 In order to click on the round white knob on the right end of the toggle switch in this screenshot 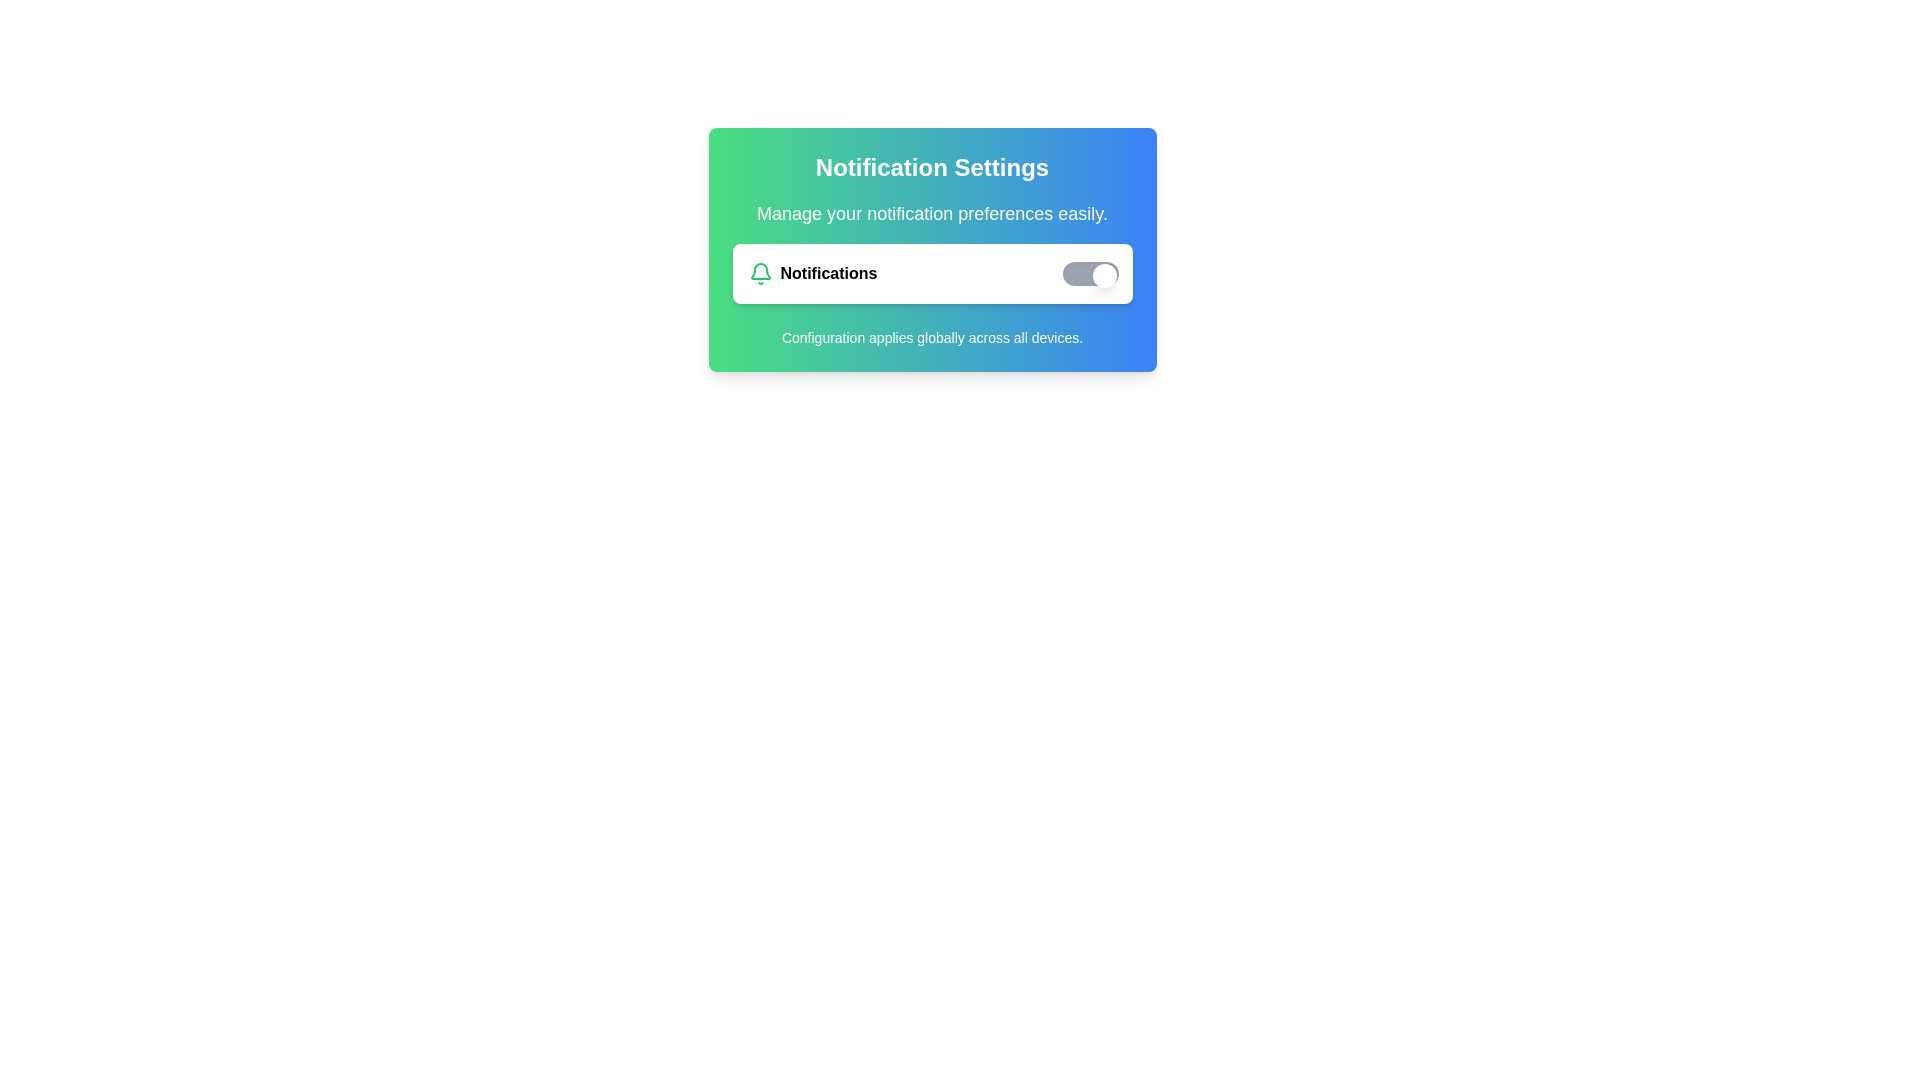, I will do `click(1103, 276)`.